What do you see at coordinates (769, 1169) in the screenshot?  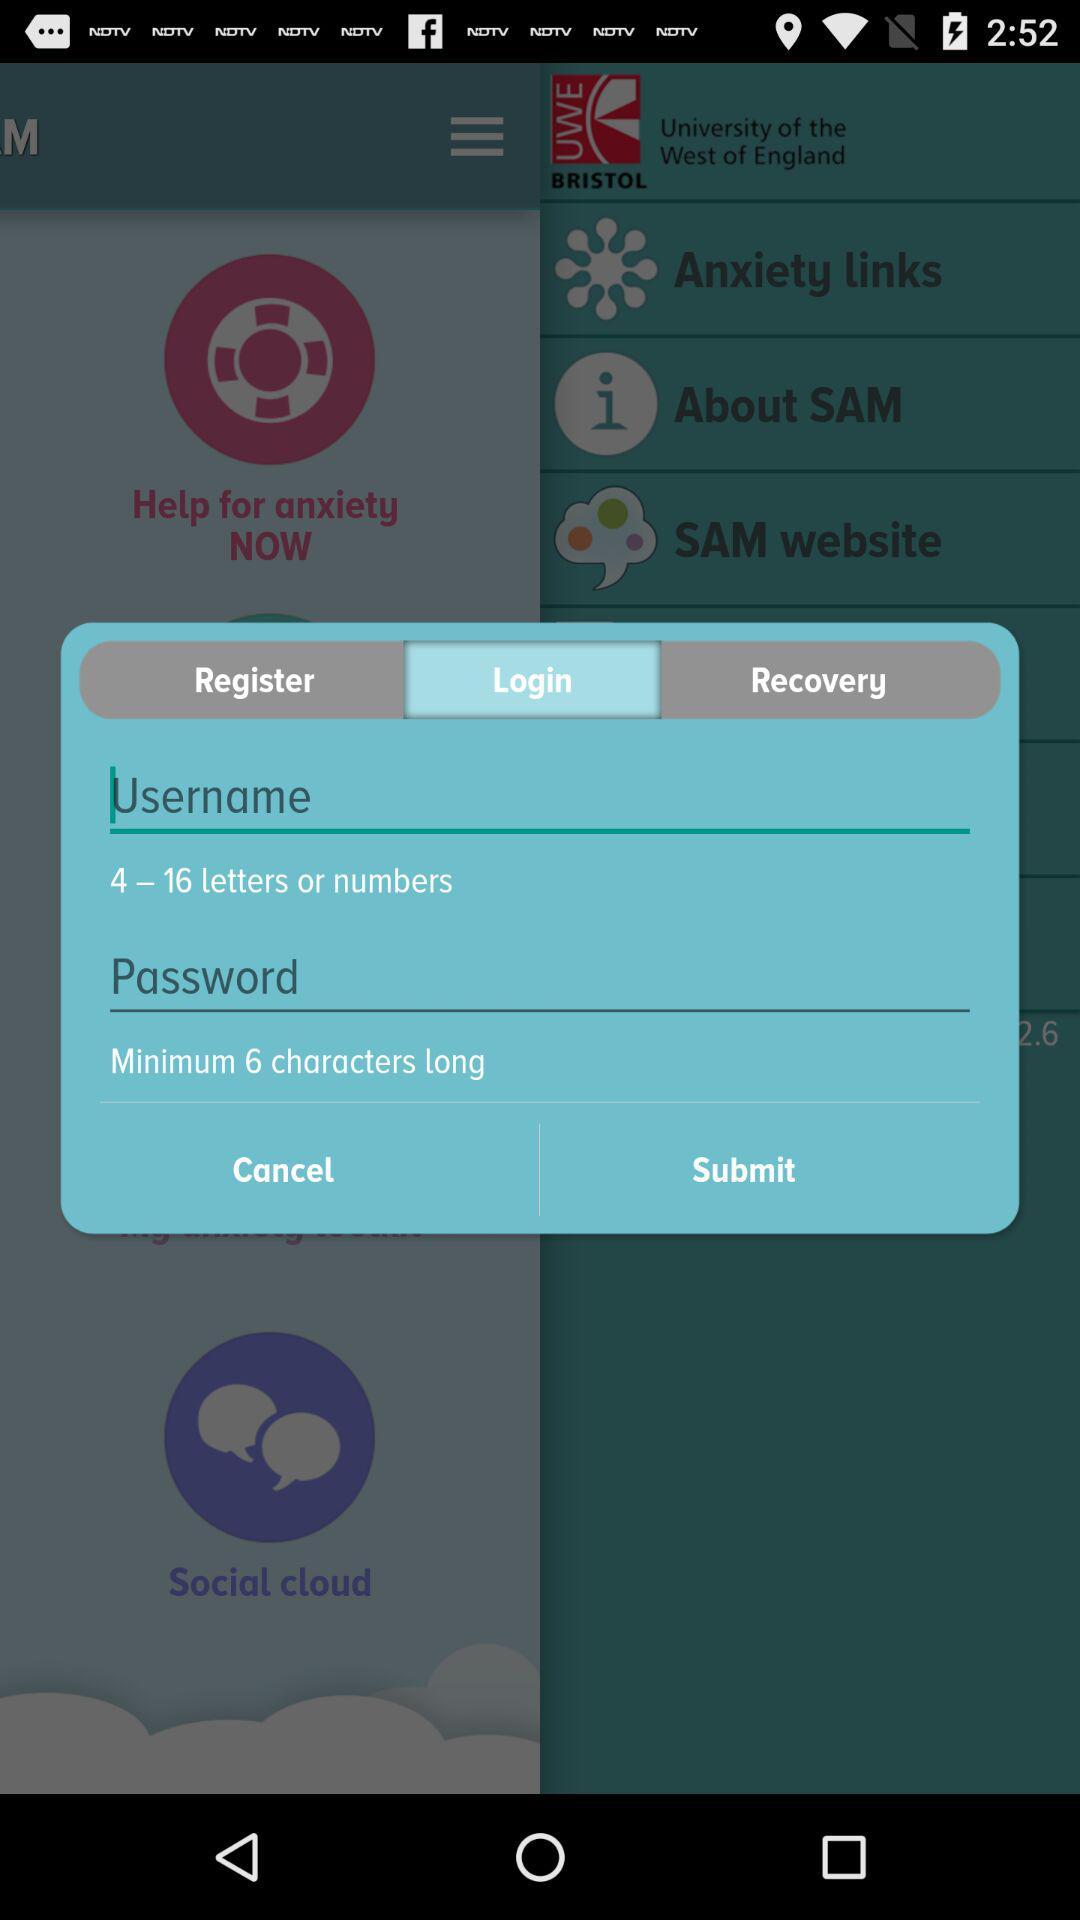 I see `submit item` at bounding box center [769, 1169].